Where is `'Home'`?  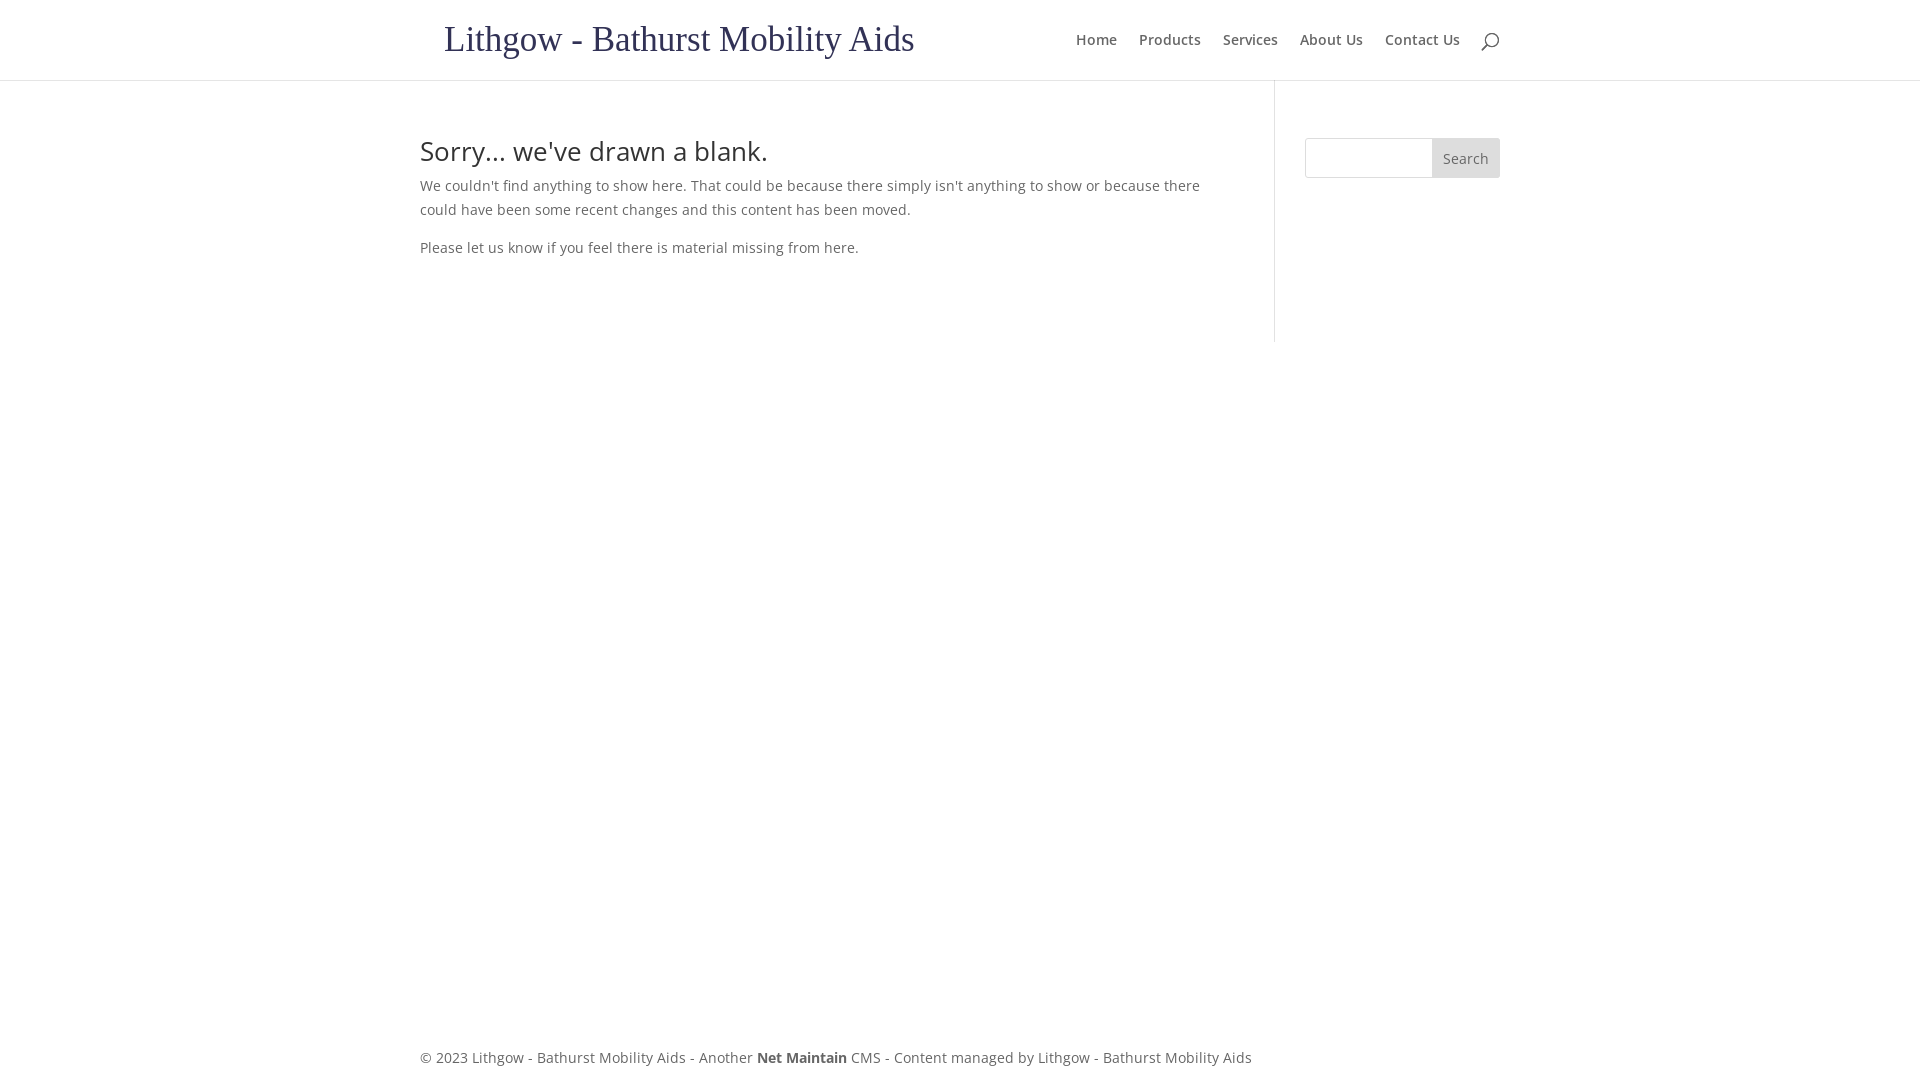 'Home' is located at coordinates (1095, 55).